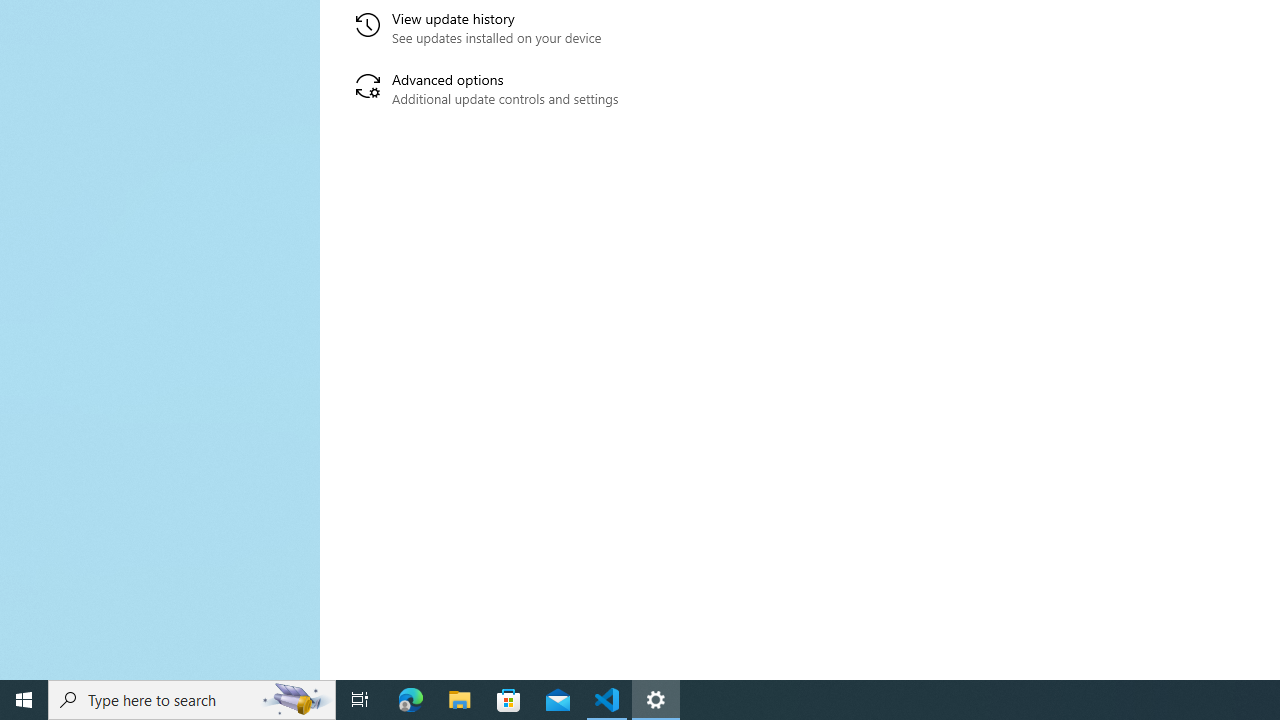  What do you see at coordinates (459, 698) in the screenshot?
I see `'File Explorer'` at bounding box center [459, 698].